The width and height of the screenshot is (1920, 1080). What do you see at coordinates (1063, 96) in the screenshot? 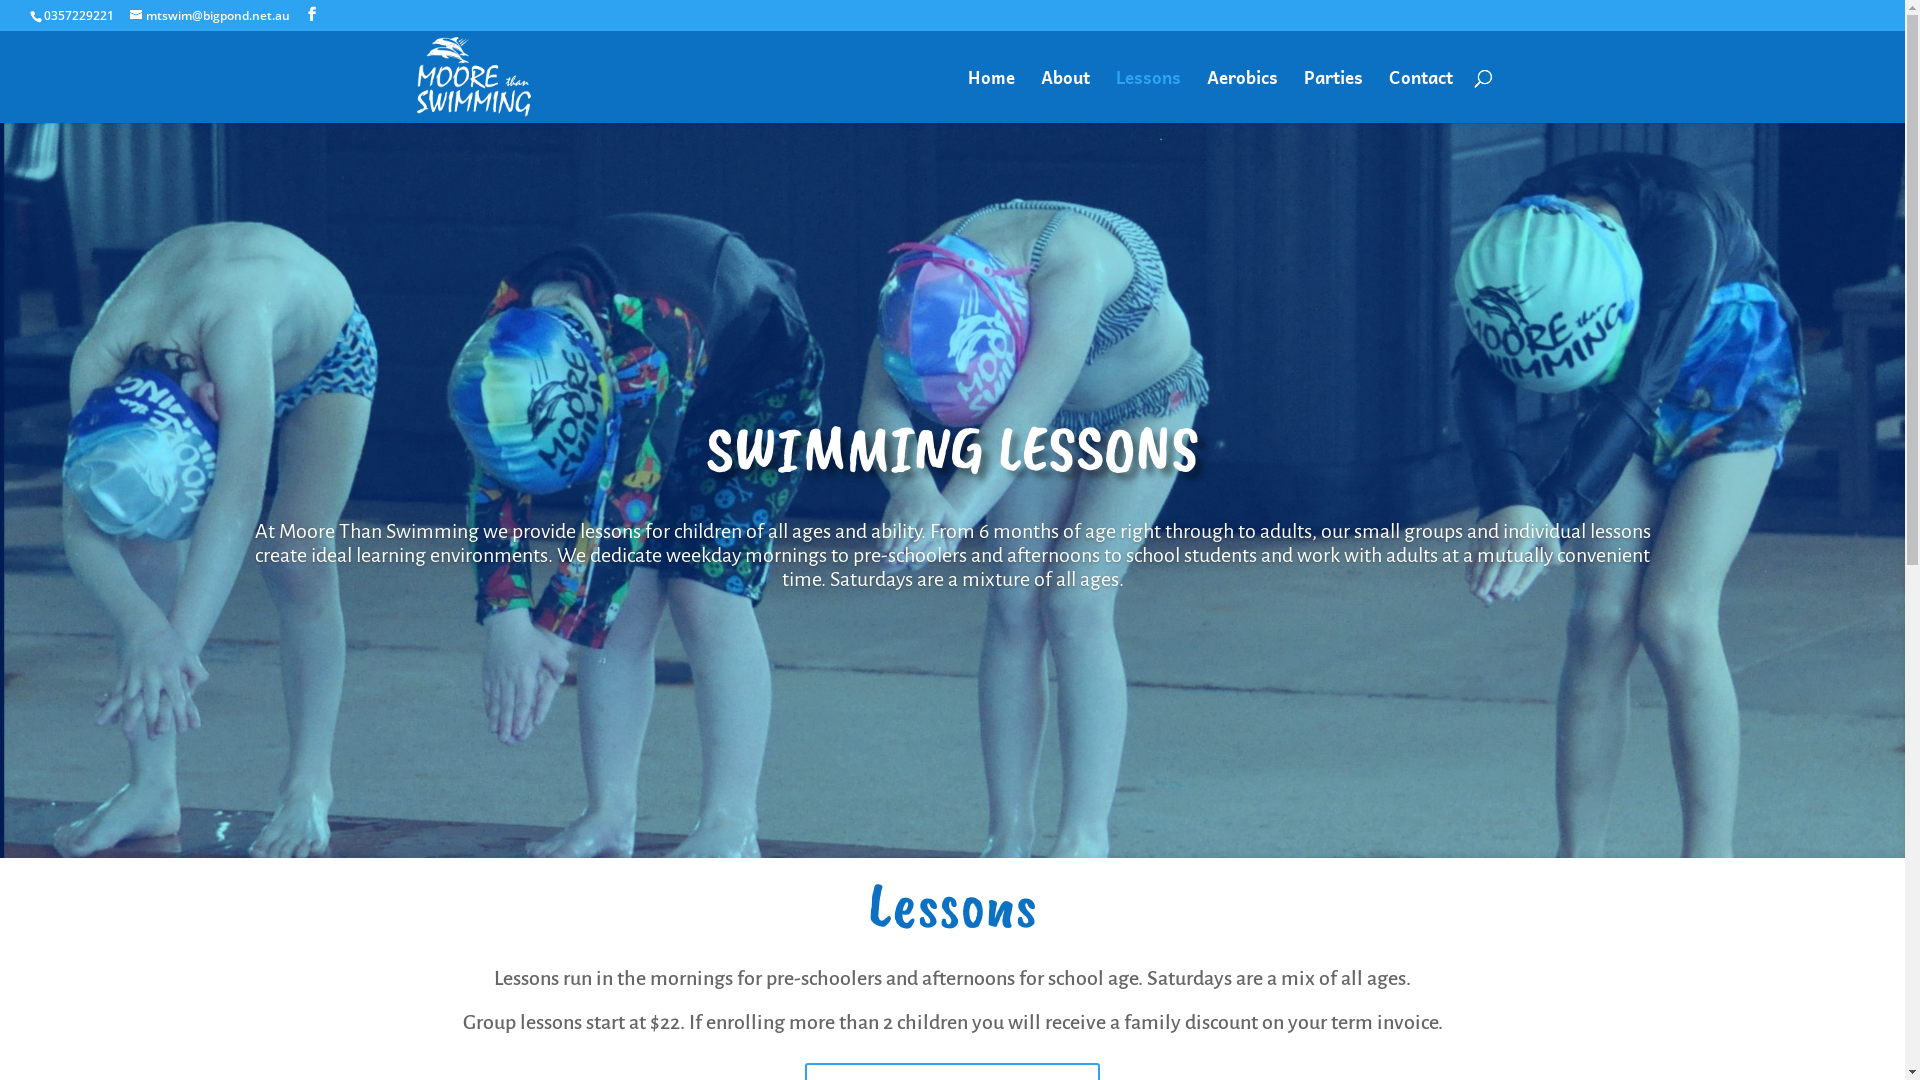
I see `'About'` at bounding box center [1063, 96].